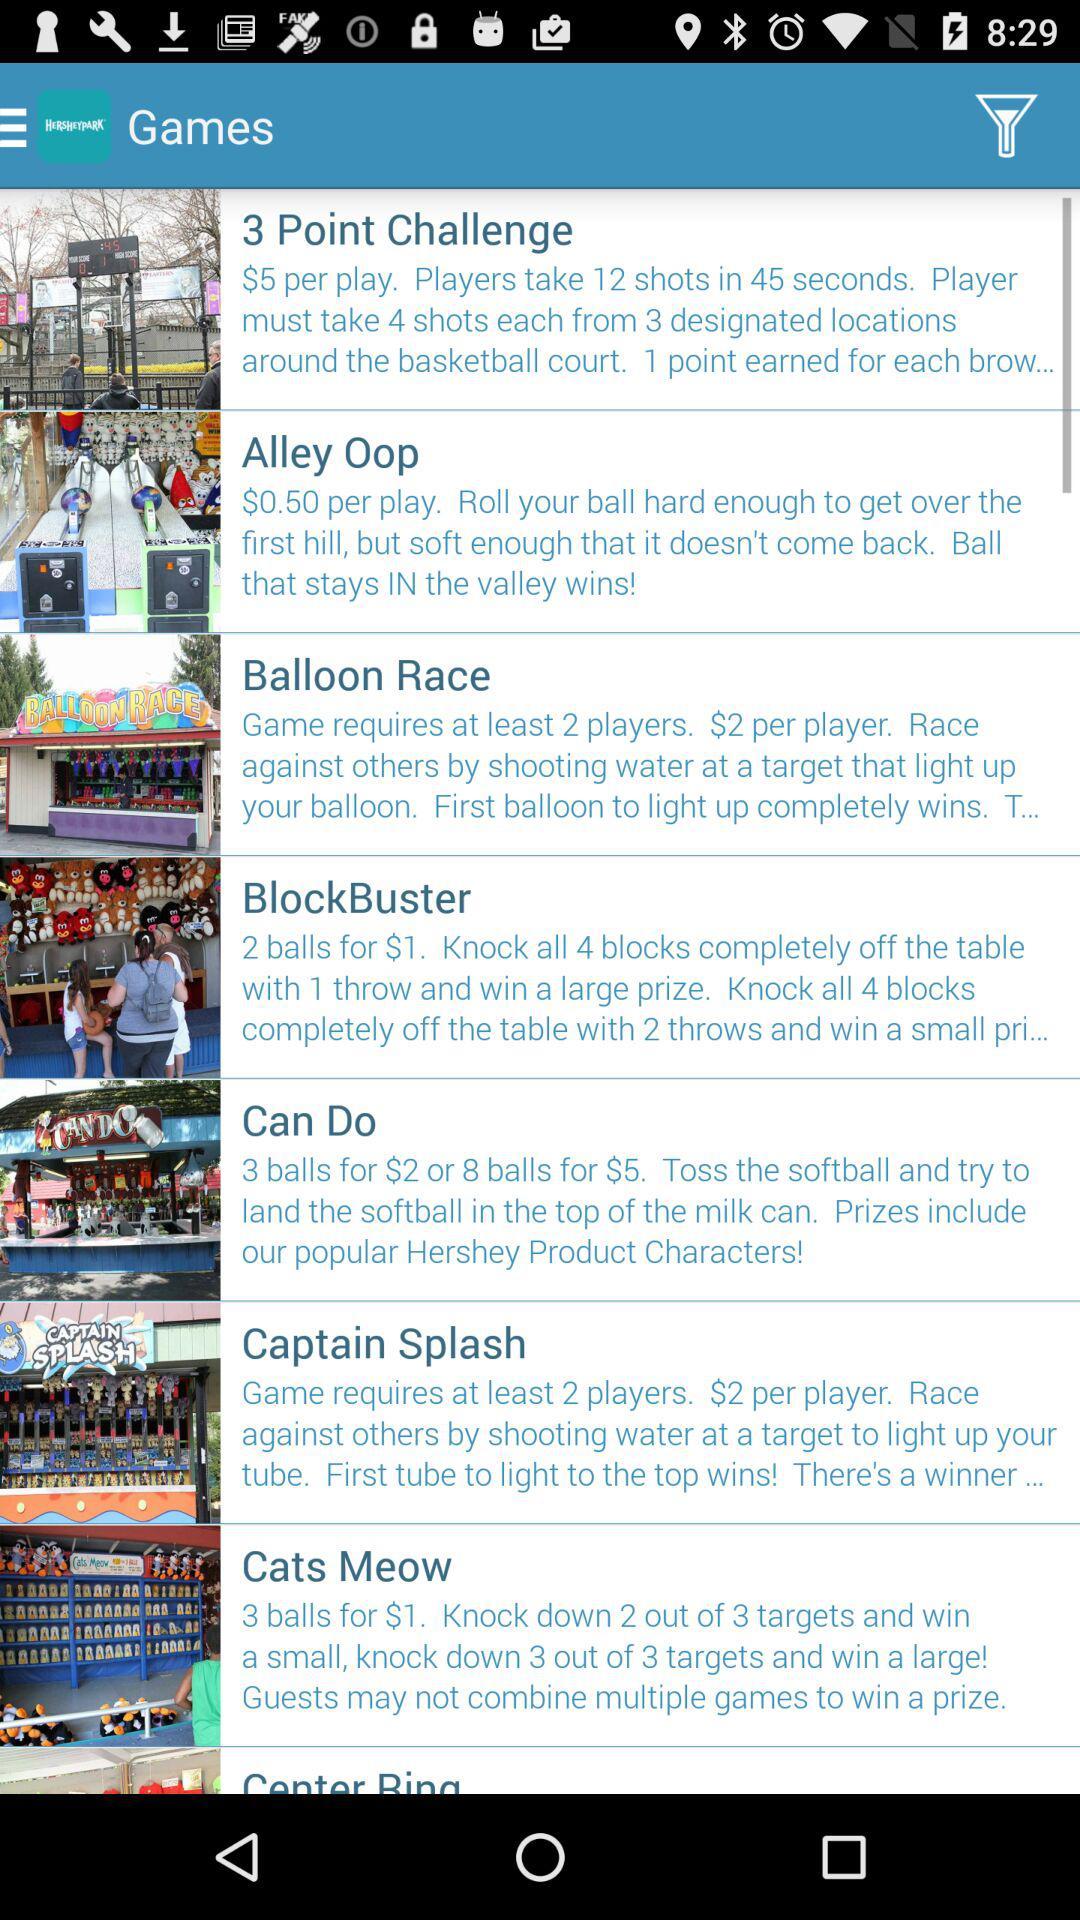 The height and width of the screenshot is (1920, 1080). Describe the element at coordinates (650, 550) in the screenshot. I see `item below alley oop` at that location.